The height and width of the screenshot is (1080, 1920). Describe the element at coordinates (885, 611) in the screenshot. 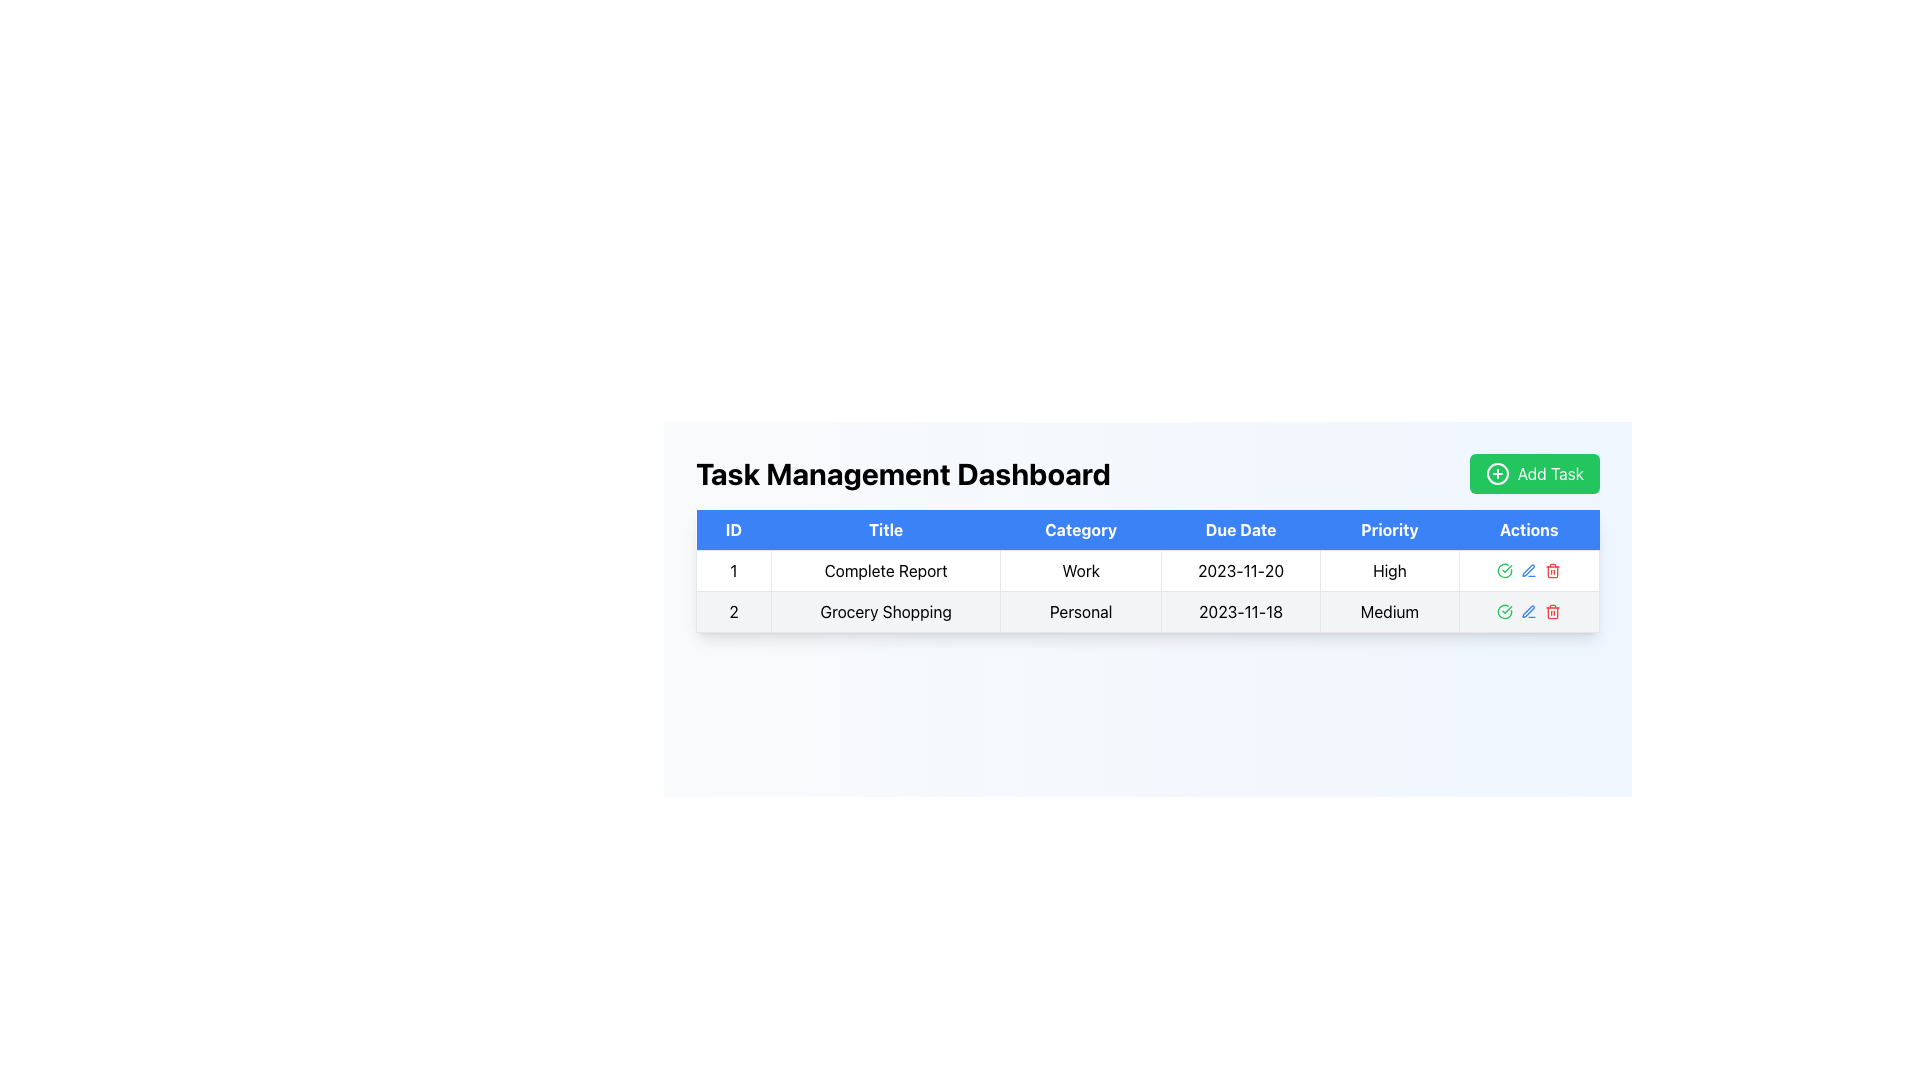

I see `the 'Grocery Shopping' text label located in the second column of the second row of the 'Task Management Dashboard' table` at that location.